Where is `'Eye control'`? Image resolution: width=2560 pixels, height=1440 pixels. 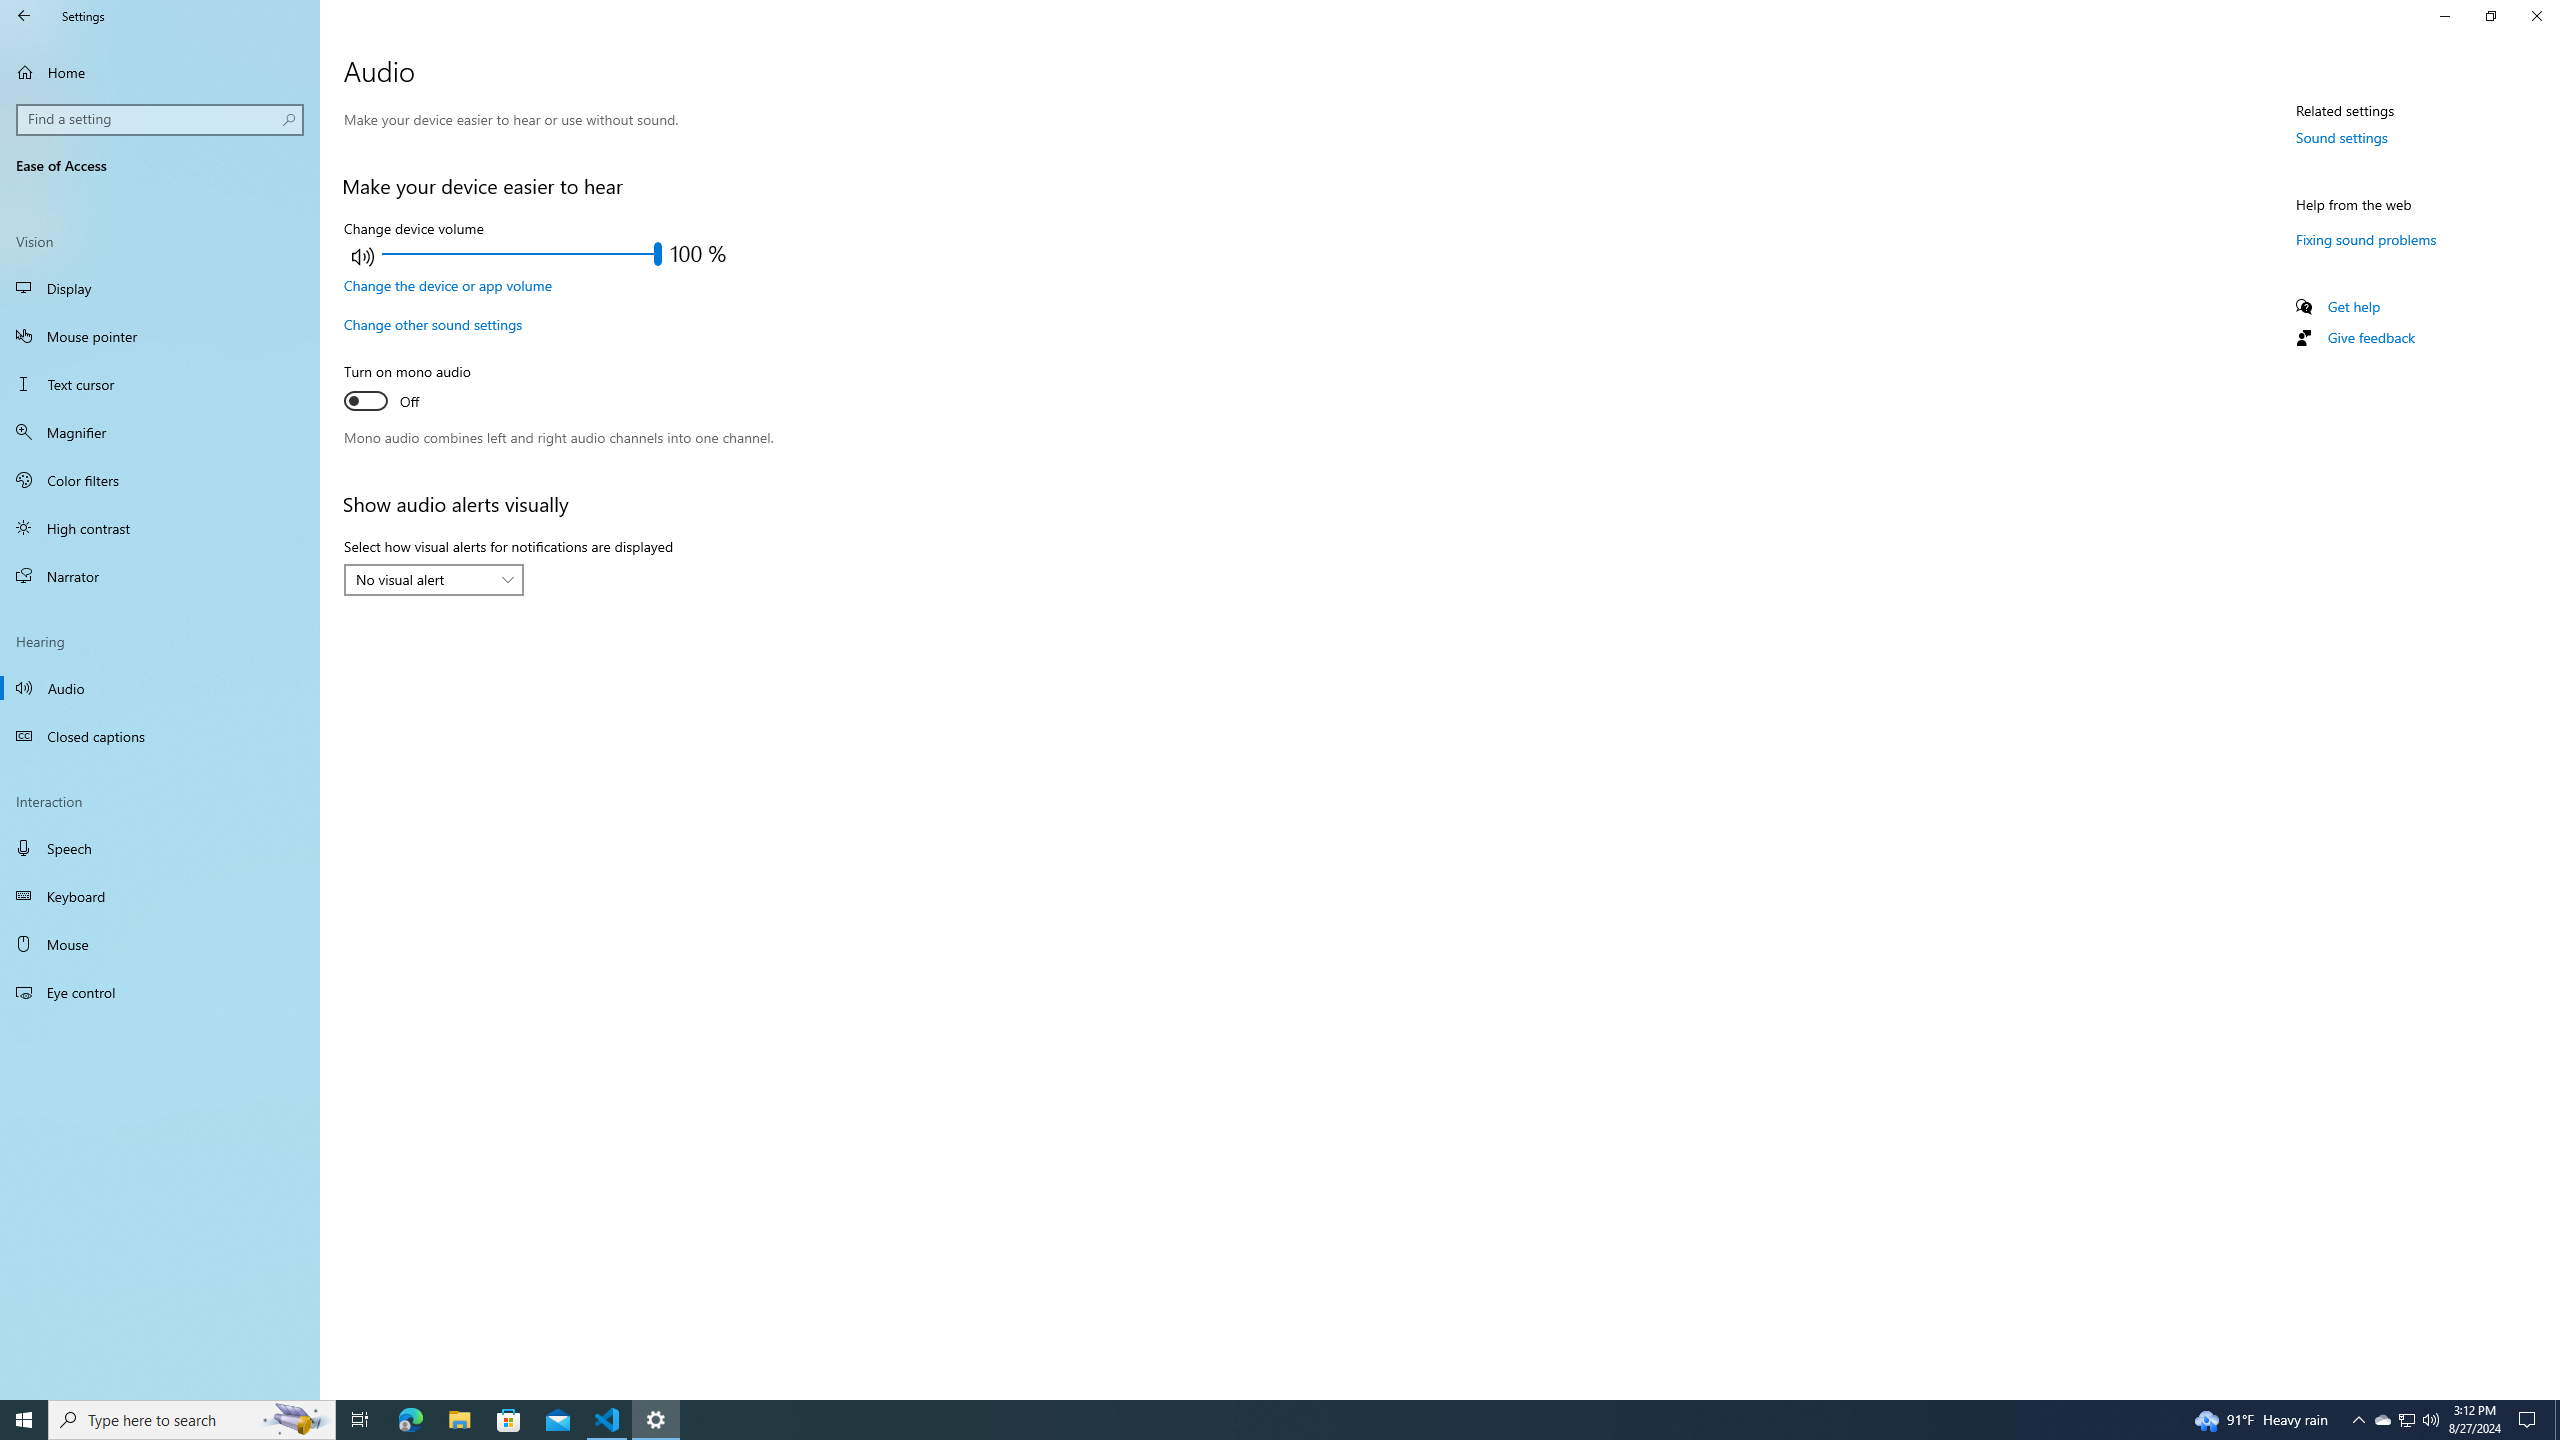 'Eye control' is located at coordinates (159, 991).